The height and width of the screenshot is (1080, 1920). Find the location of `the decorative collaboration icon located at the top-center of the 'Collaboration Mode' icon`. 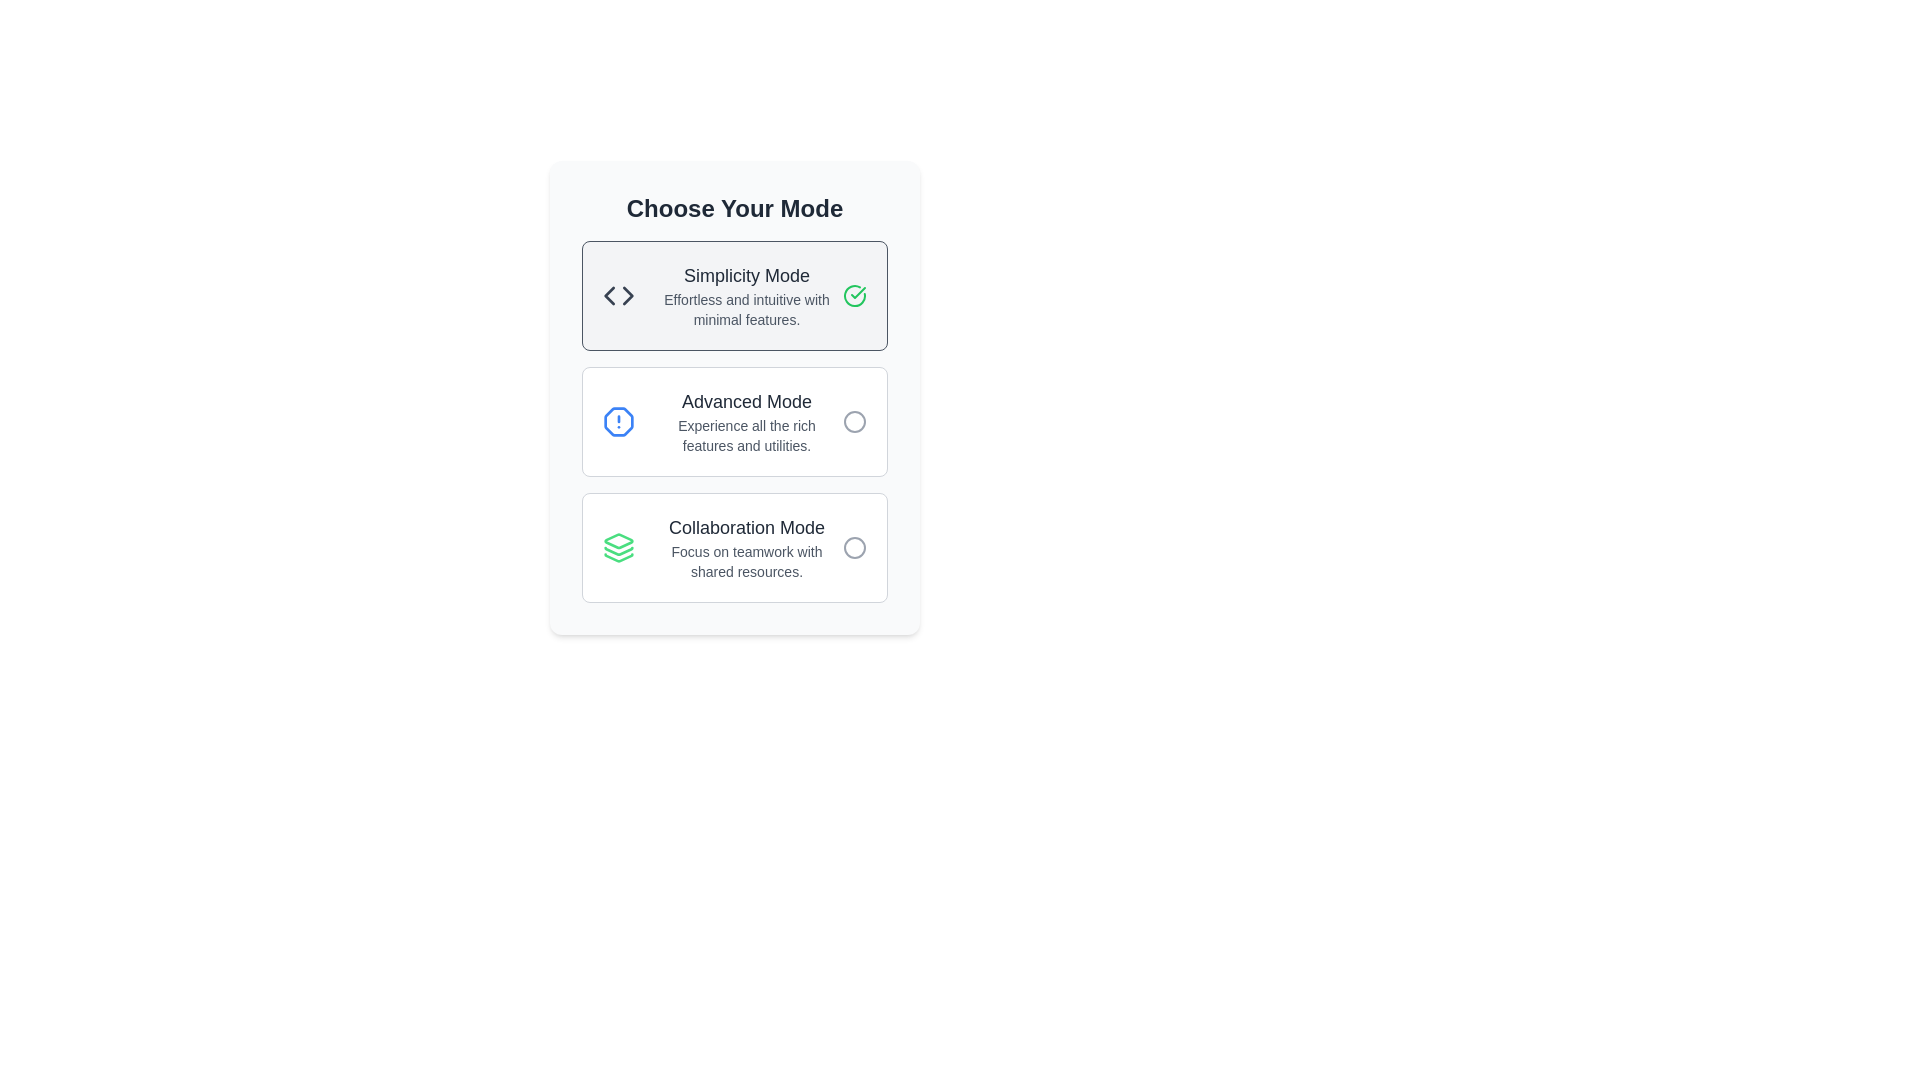

the decorative collaboration icon located at the top-center of the 'Collaboration Mode' icon is located at coordinates (618, 541).